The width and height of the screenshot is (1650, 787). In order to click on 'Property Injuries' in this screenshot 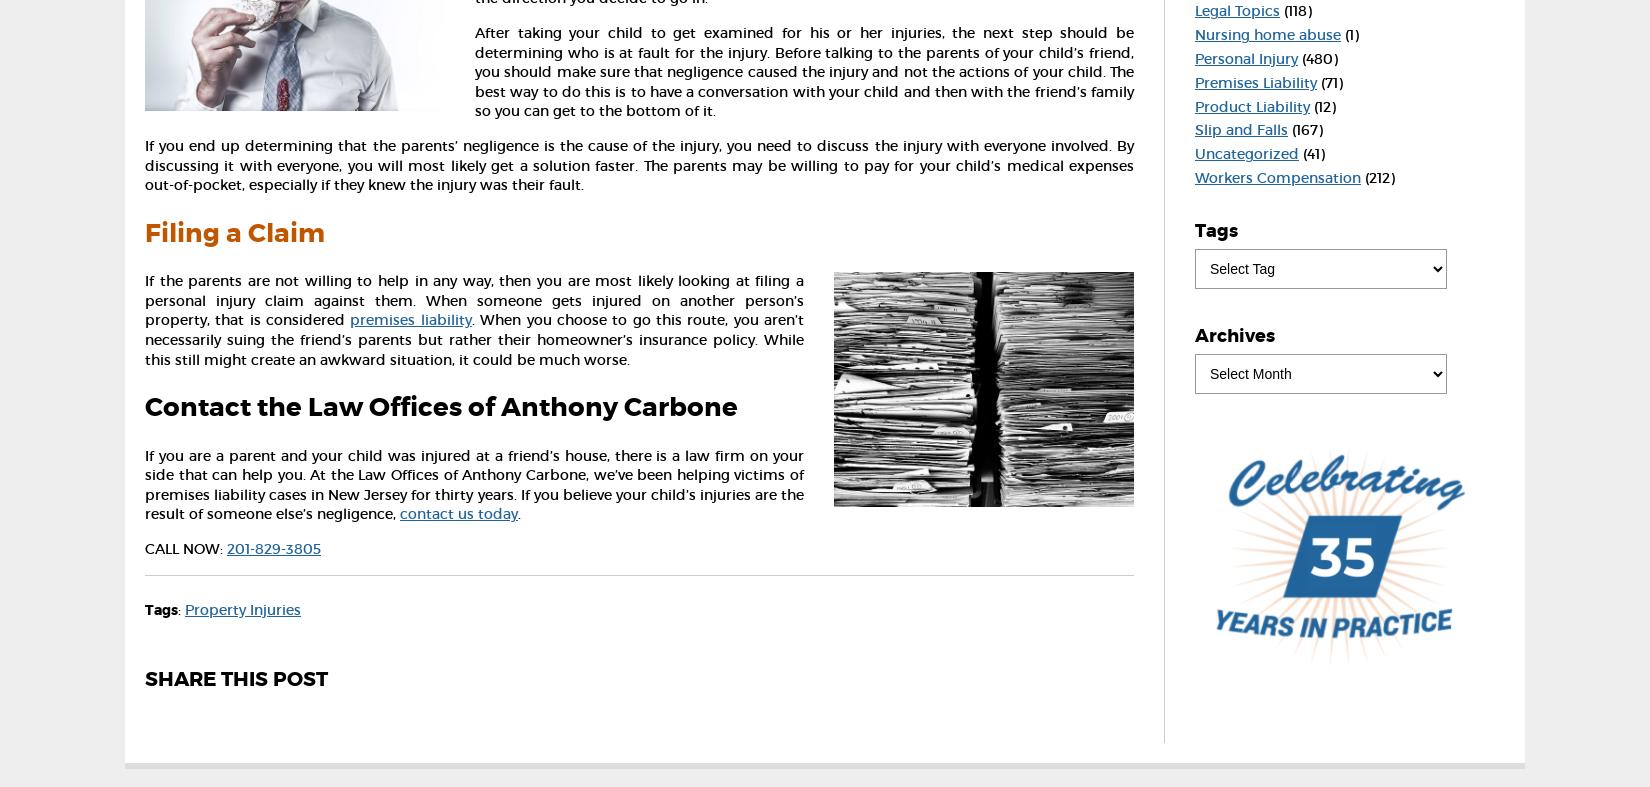, I will do `click(243, 607)`.